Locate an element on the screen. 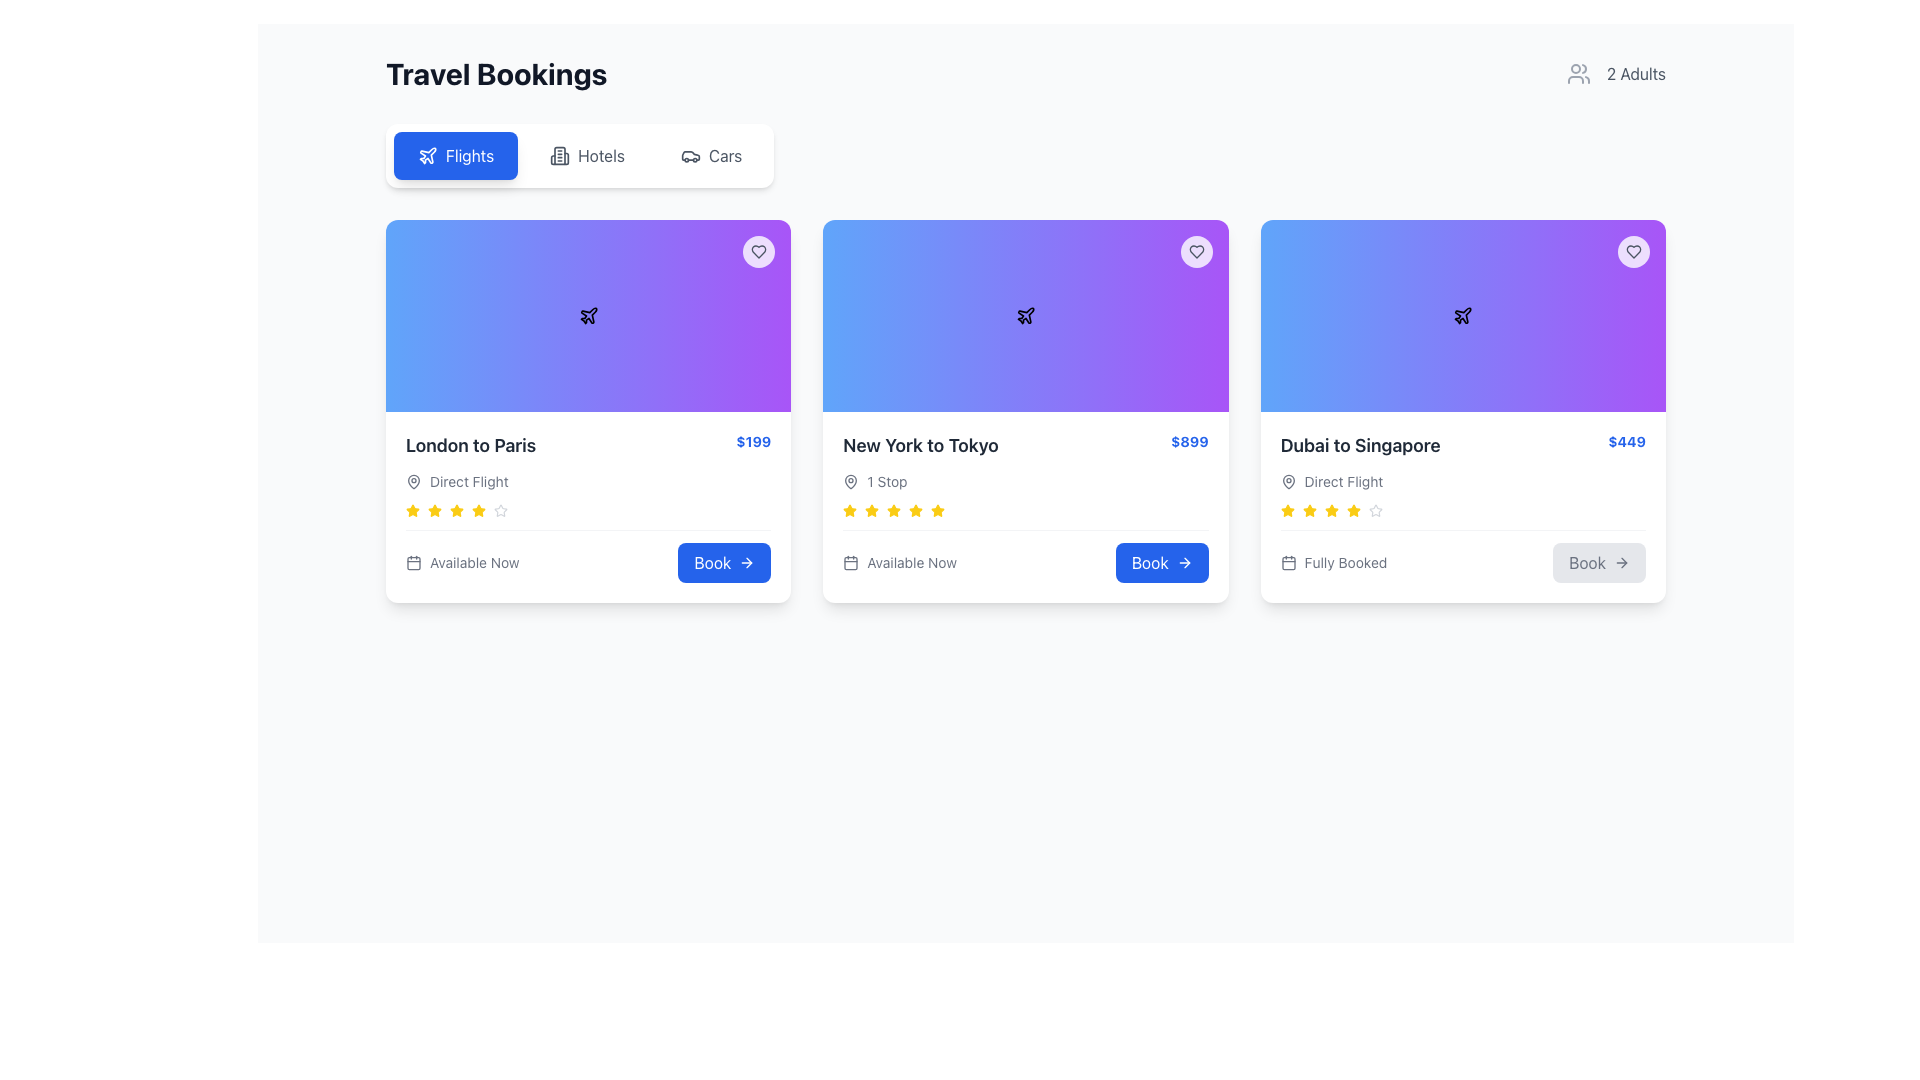  the 'Hotels' navigation button located in the top center part of the layout is located at coordinates (586, 154).